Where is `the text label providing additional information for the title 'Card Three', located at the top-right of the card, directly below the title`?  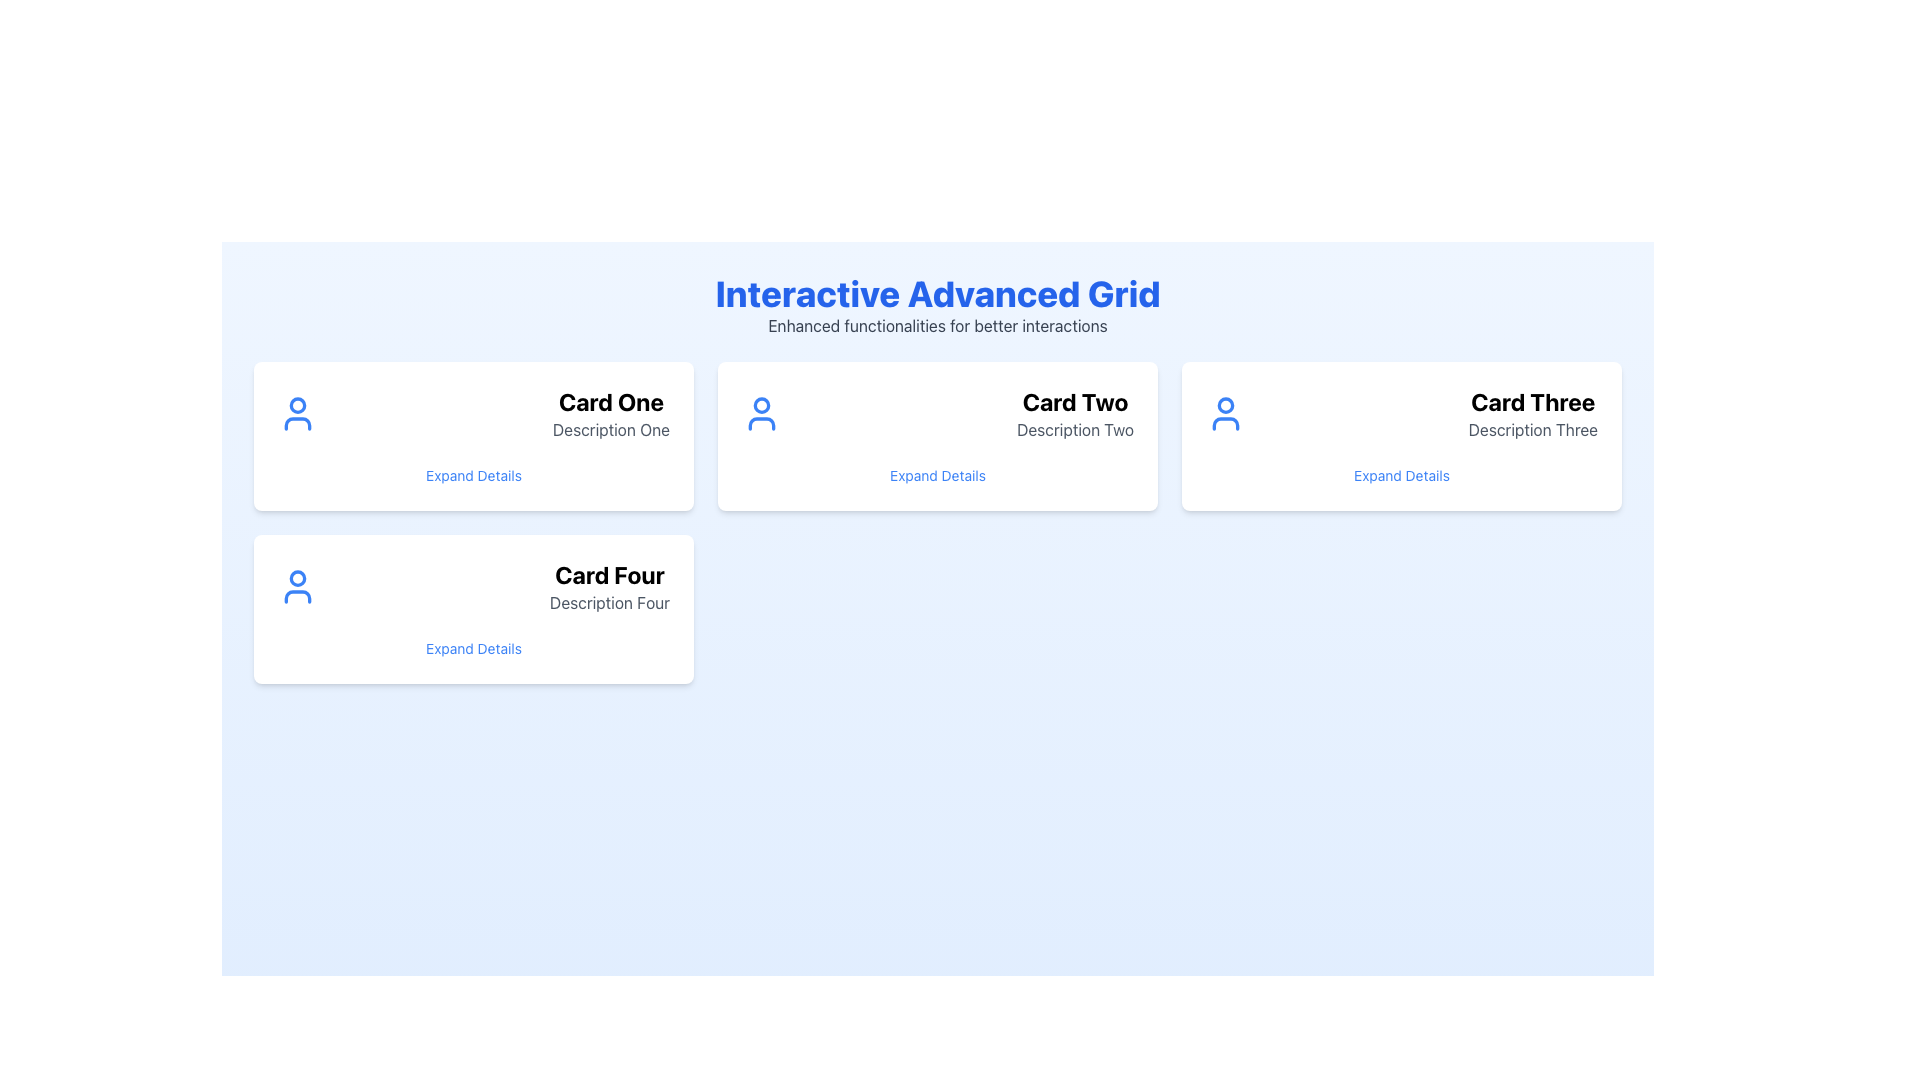 the text label providing additional information for the title 'Card Three', located at the top-right of the card, directly below the title is located at coordinates (1532, 428).